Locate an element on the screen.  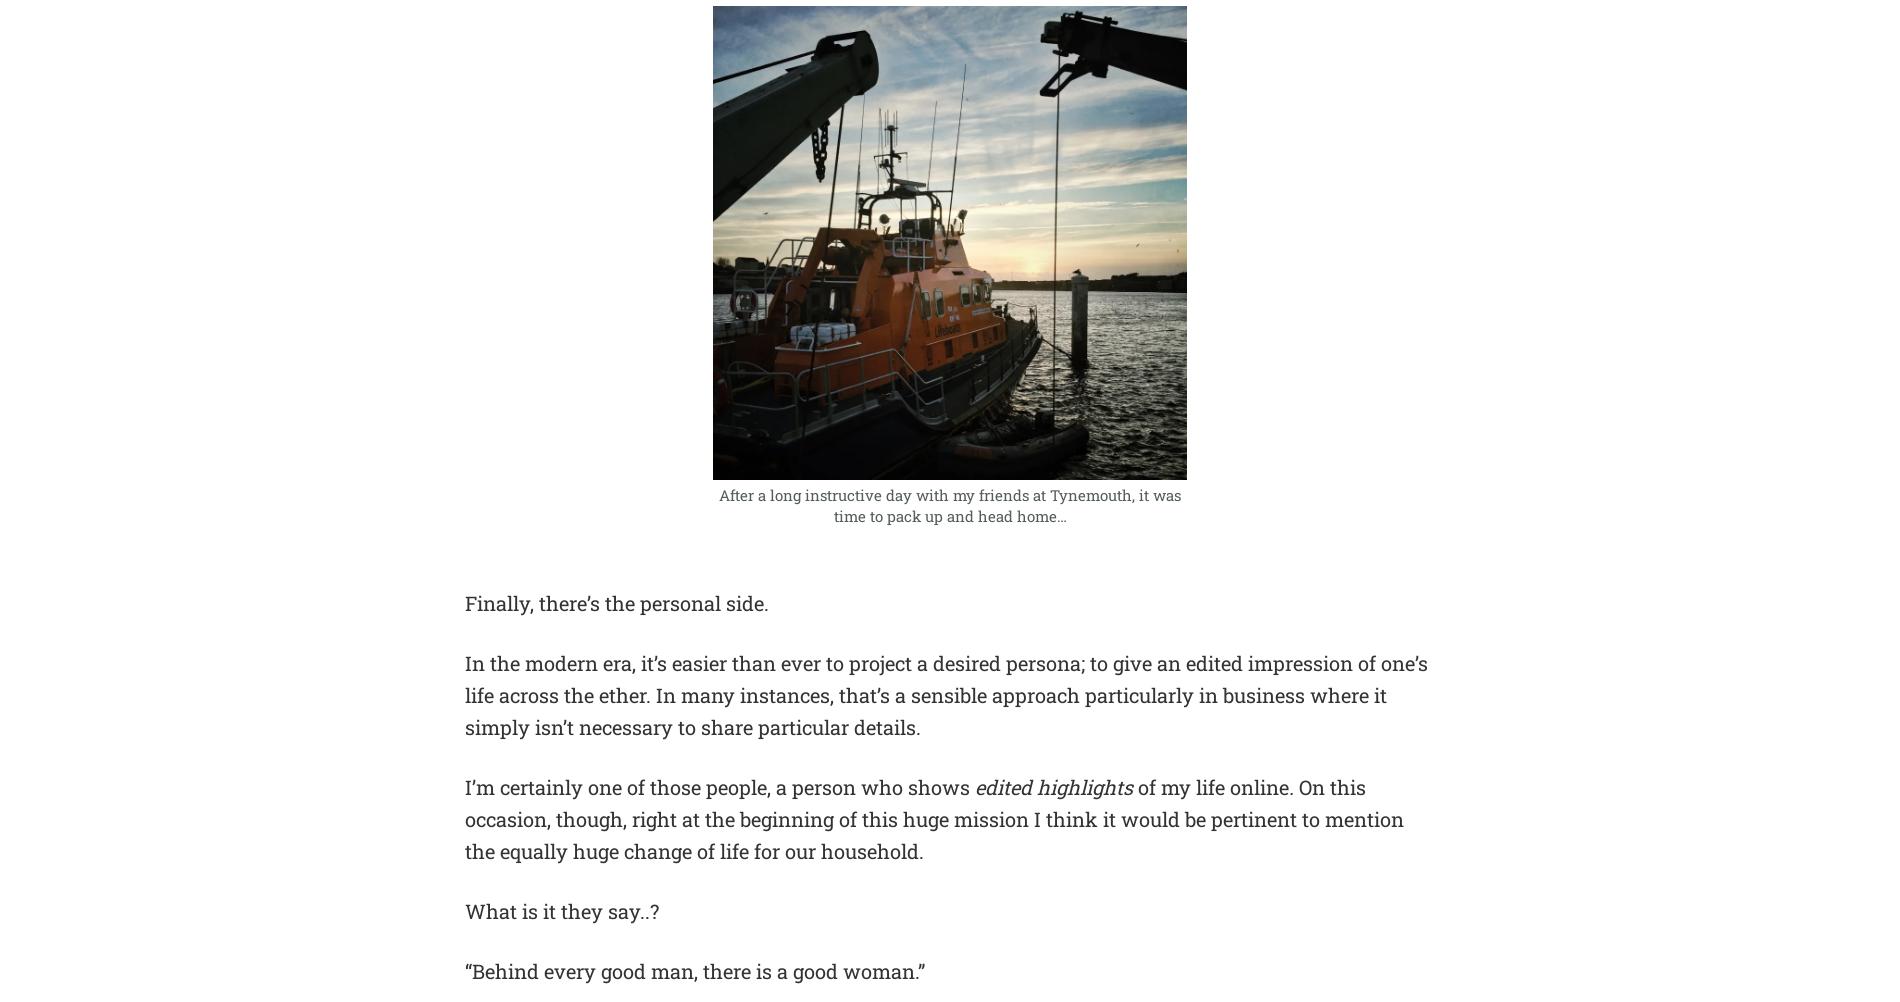
'What is it they say..?' is located at coordinates (562, 911).